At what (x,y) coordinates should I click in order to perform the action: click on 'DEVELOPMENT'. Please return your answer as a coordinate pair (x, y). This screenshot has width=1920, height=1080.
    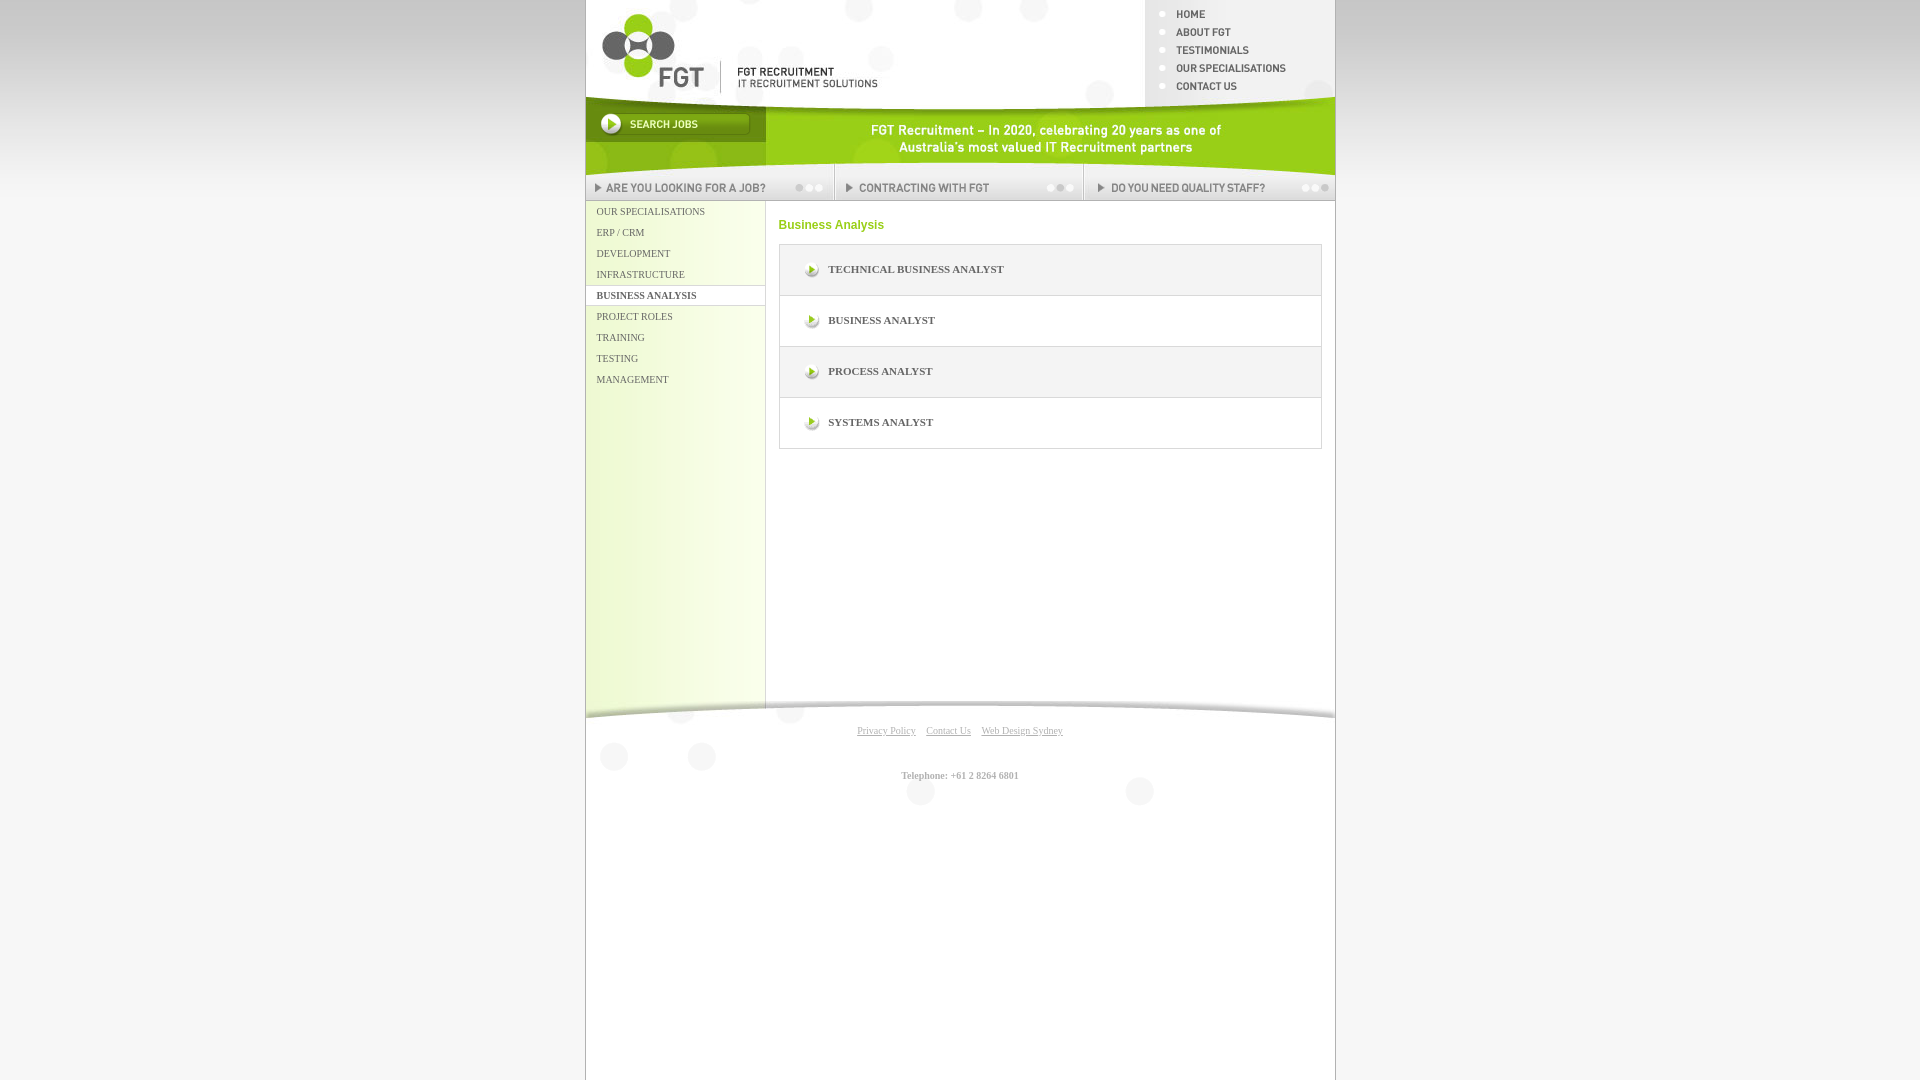
    Looking at the image, I should click on (676, 252).